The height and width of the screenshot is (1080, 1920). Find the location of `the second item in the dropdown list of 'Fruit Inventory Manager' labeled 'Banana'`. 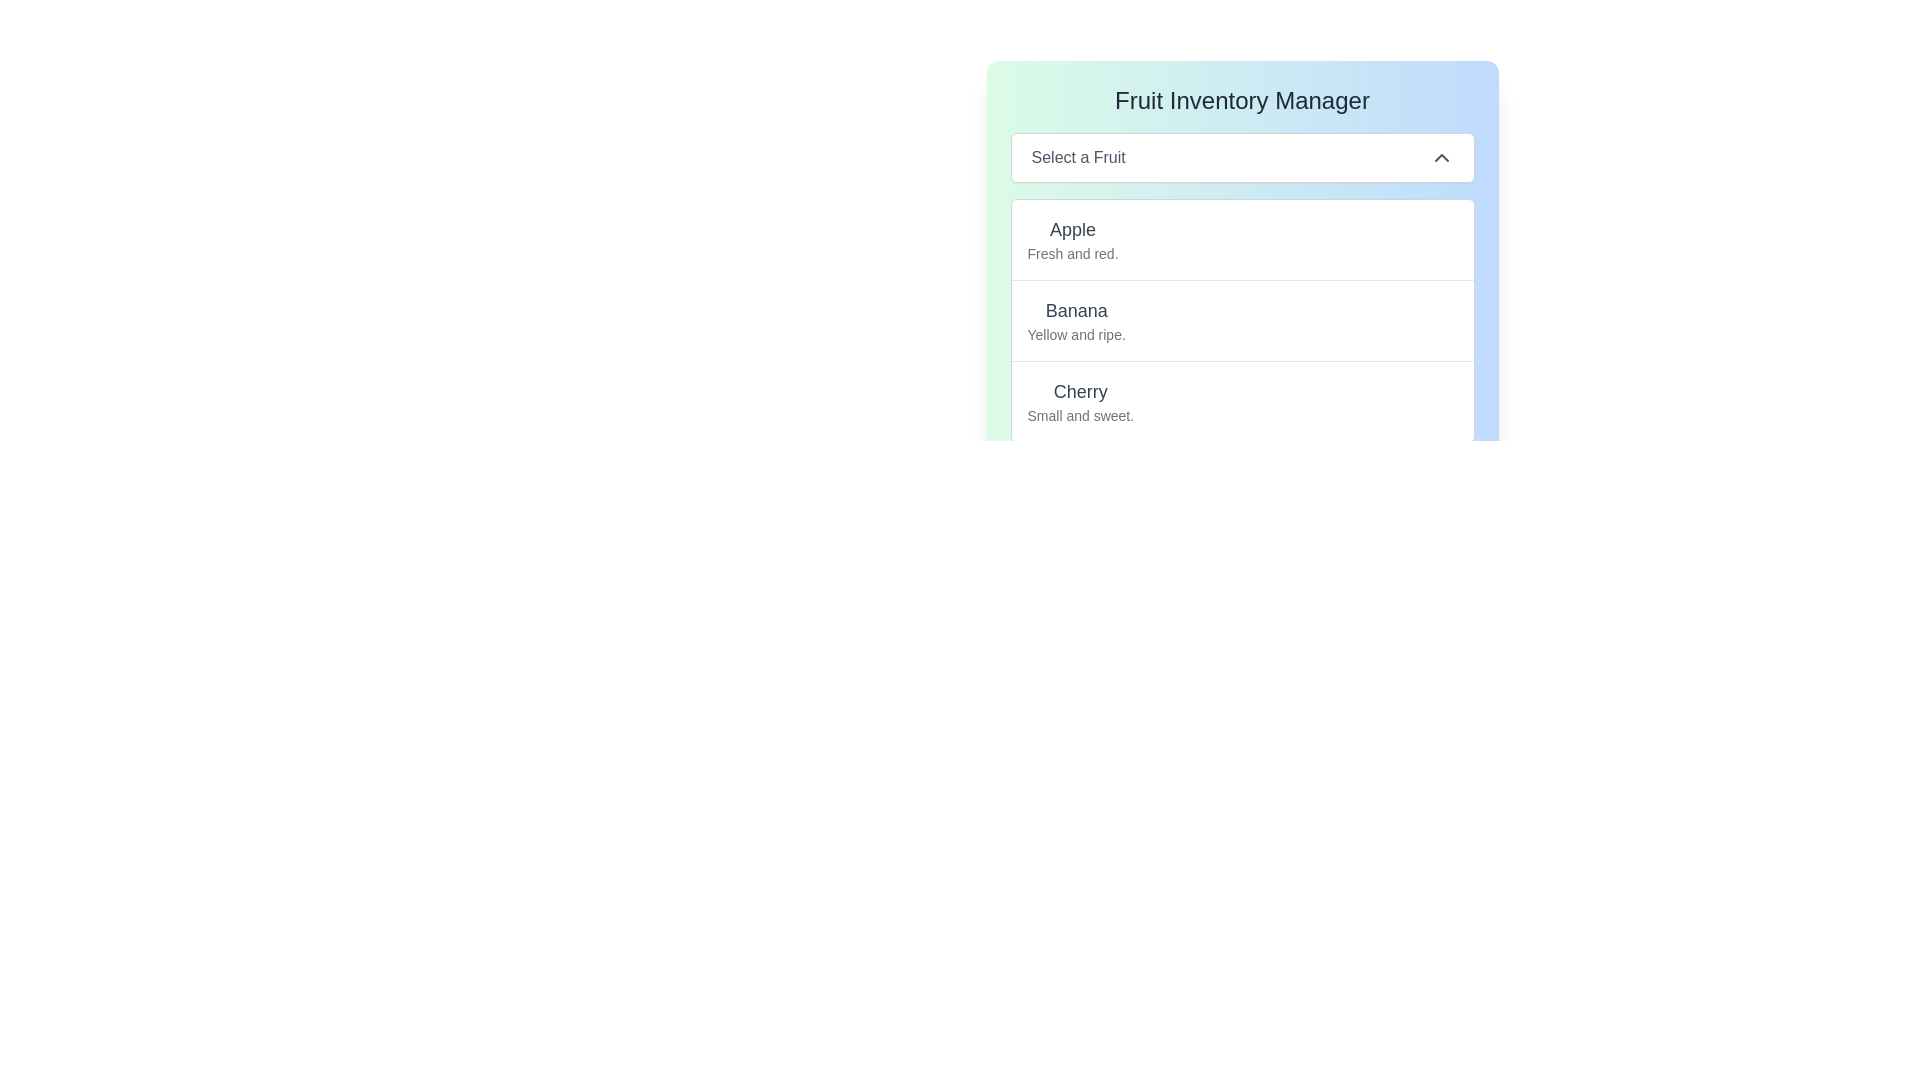

the second item in the dropdown list of 'Fruit Inventory Manager' labeled 'Banana' is located at coordinates (1241, 319).